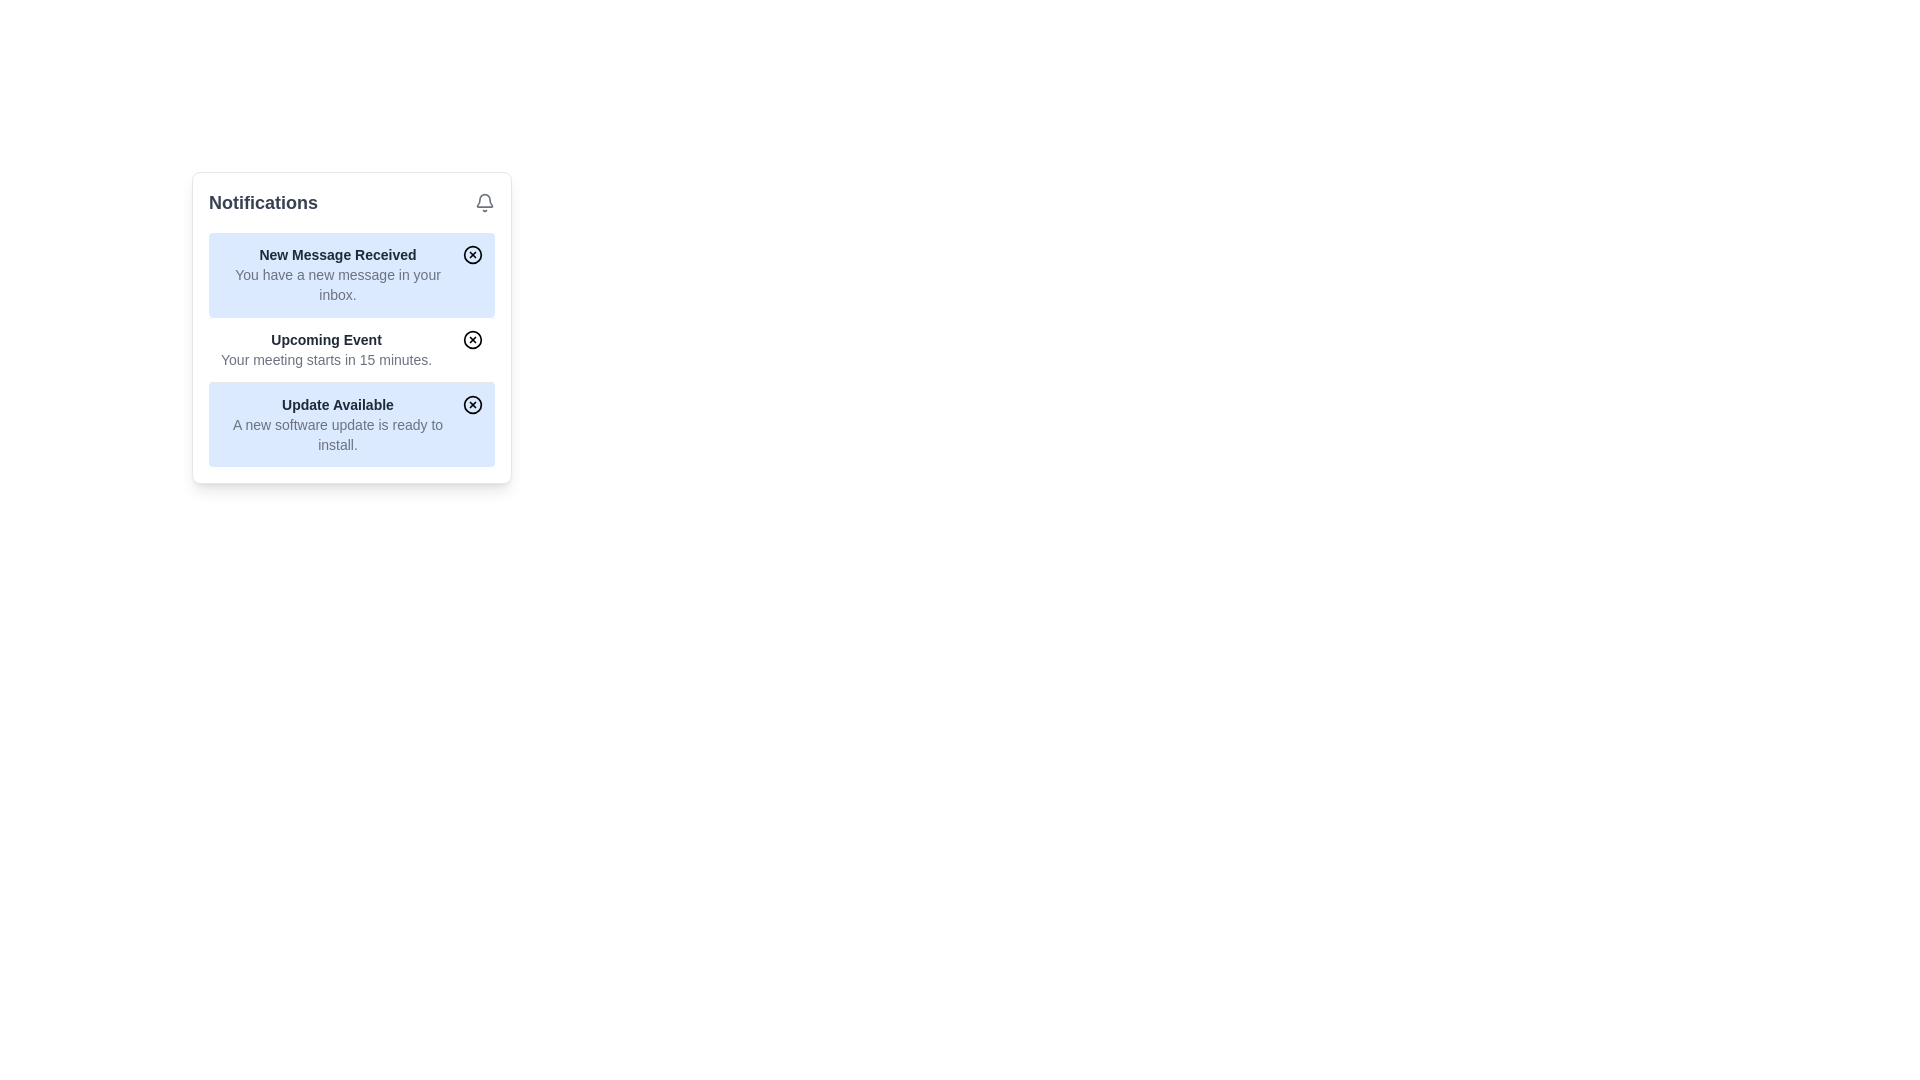  Describe the element at coordinates (484, 203) in the screenshot. I see `the notification bell icon, which is styled with the 'lucide' class and is located at the top-right corner of the notification panel, aligned with the 'Notifications' title` at that location.